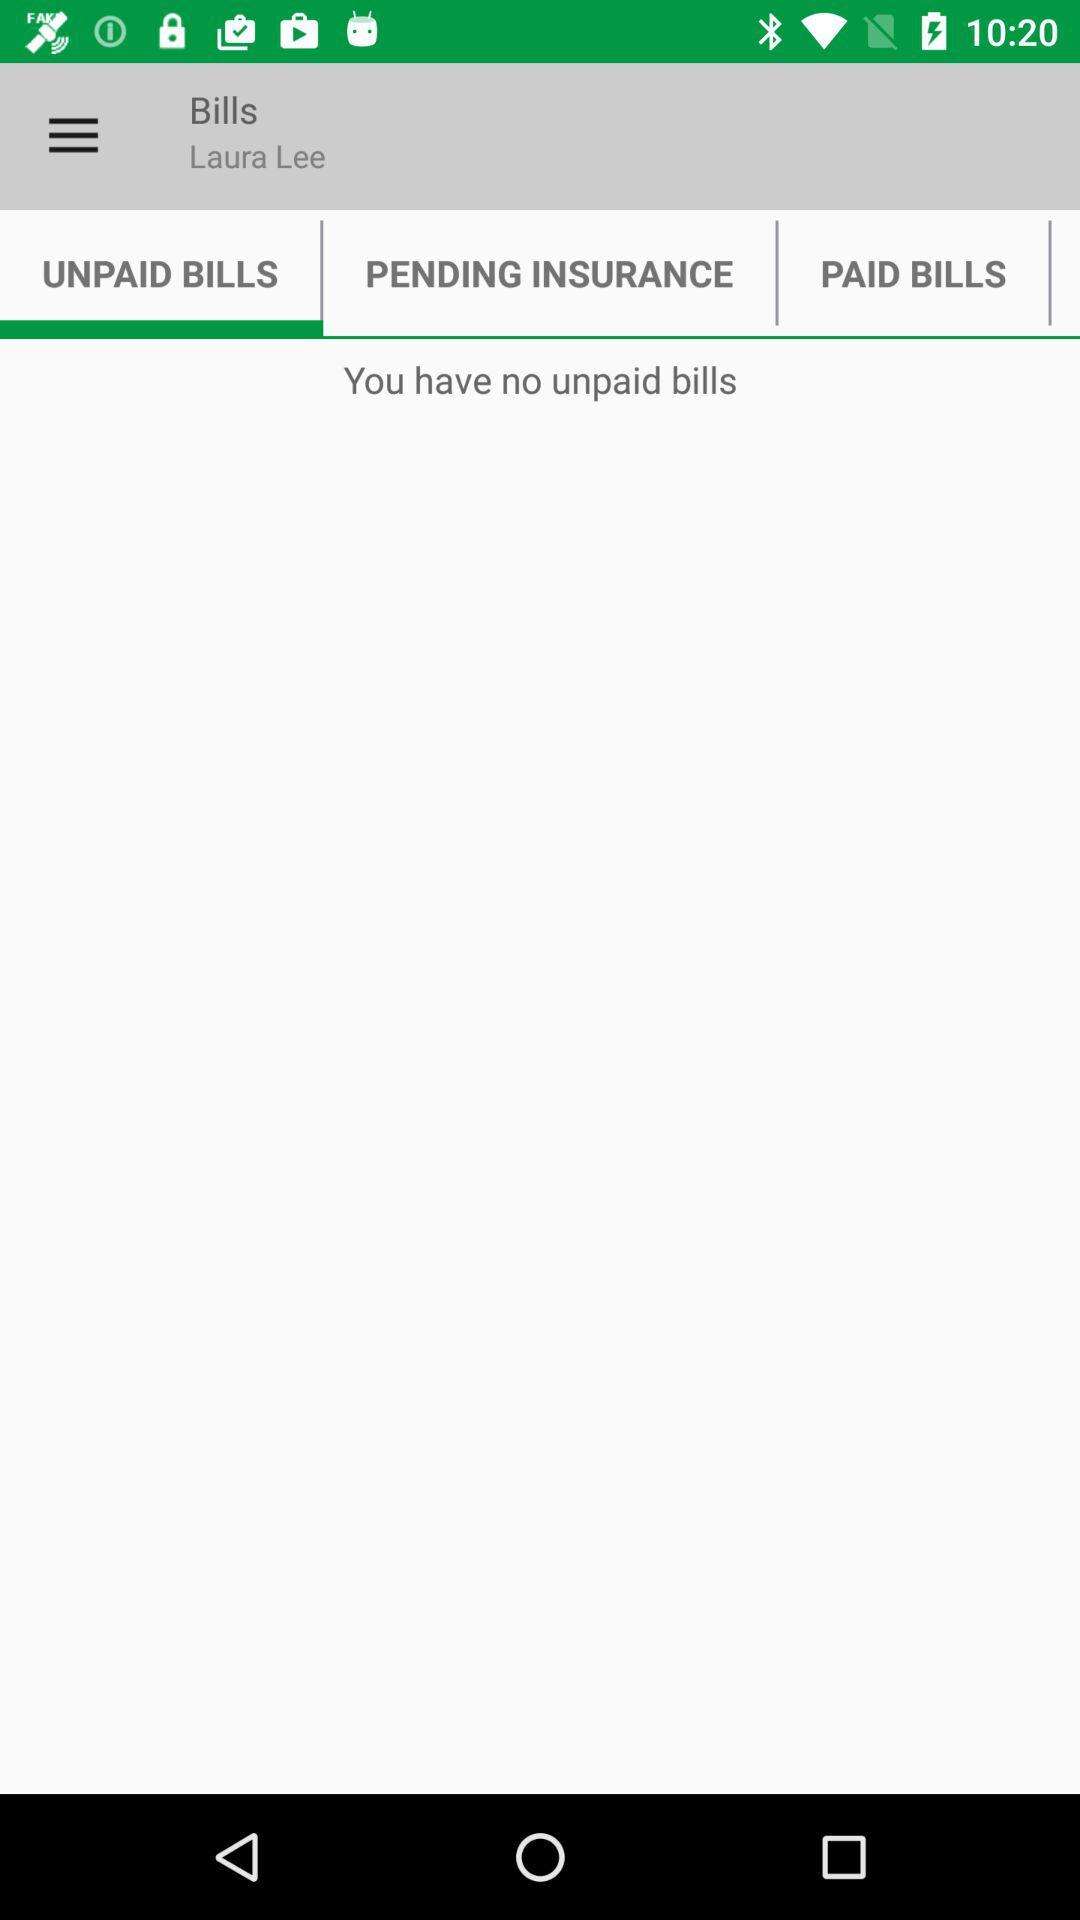 This screenshot has width=1080, height=1920. What do you see at coordinates (72, 135) in the screenshot?
I see `icon above unpaid bills` at bounding box center [72, 135].